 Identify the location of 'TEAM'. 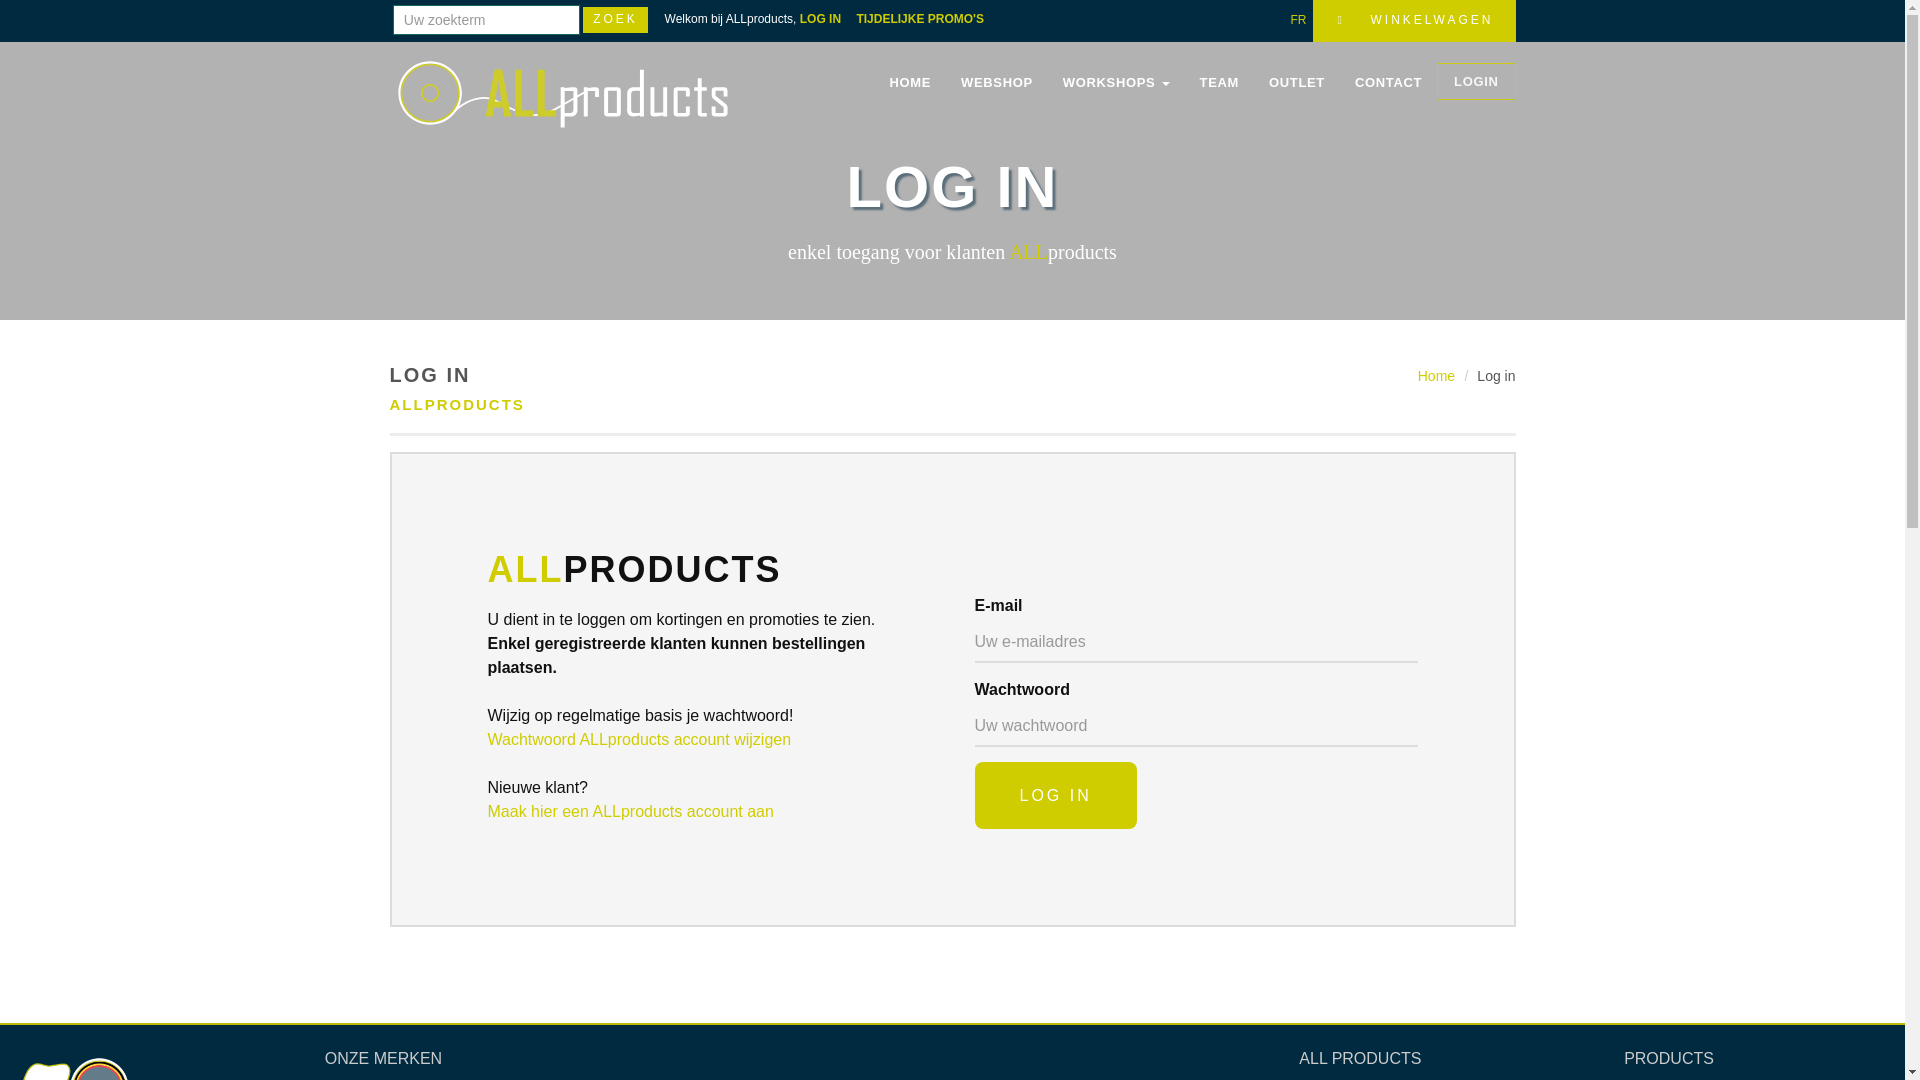
(1218, 82).